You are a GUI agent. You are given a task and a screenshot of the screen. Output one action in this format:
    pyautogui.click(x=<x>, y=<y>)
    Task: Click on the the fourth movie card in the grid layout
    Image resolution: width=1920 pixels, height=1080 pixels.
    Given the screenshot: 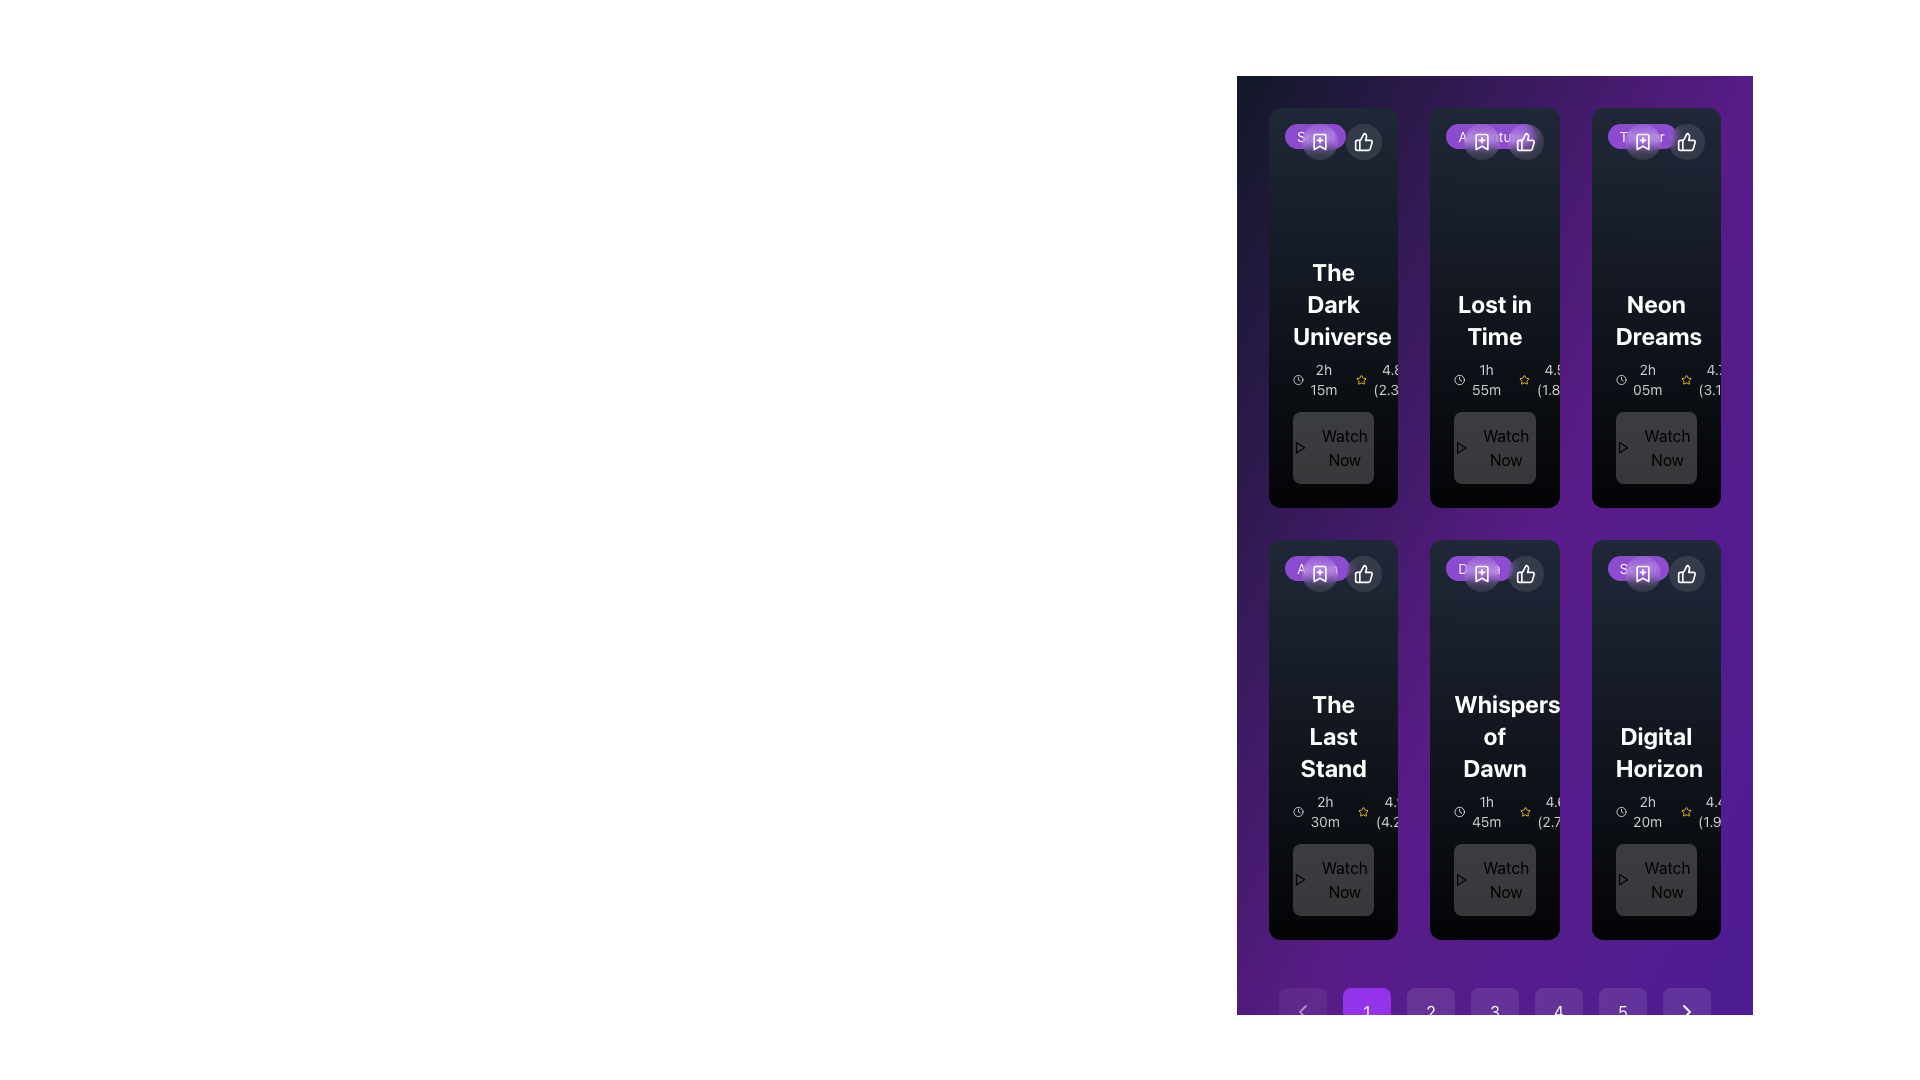 What is the action you would take?
    pyautogui.click(x=1333, y=740)
    